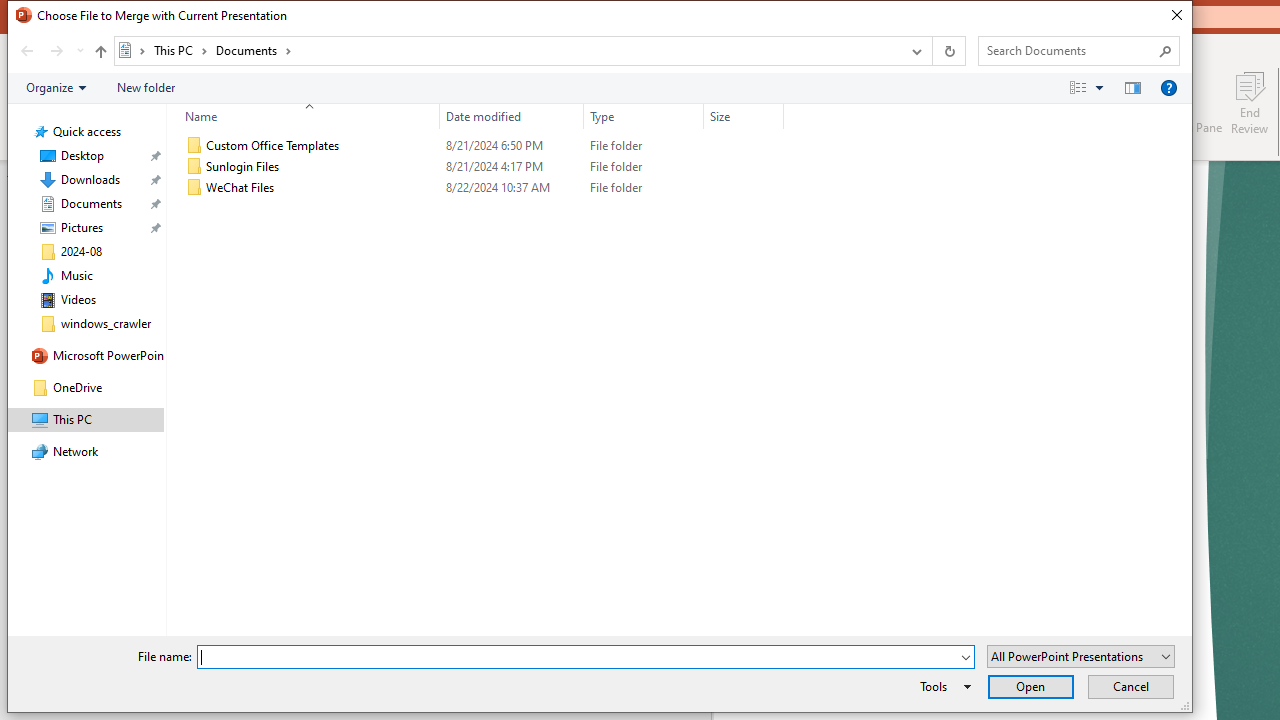 This screenshot has width=1280, height=720. I want to click on 'Forward (Alt + Right Arrow)', so click(56, 50).